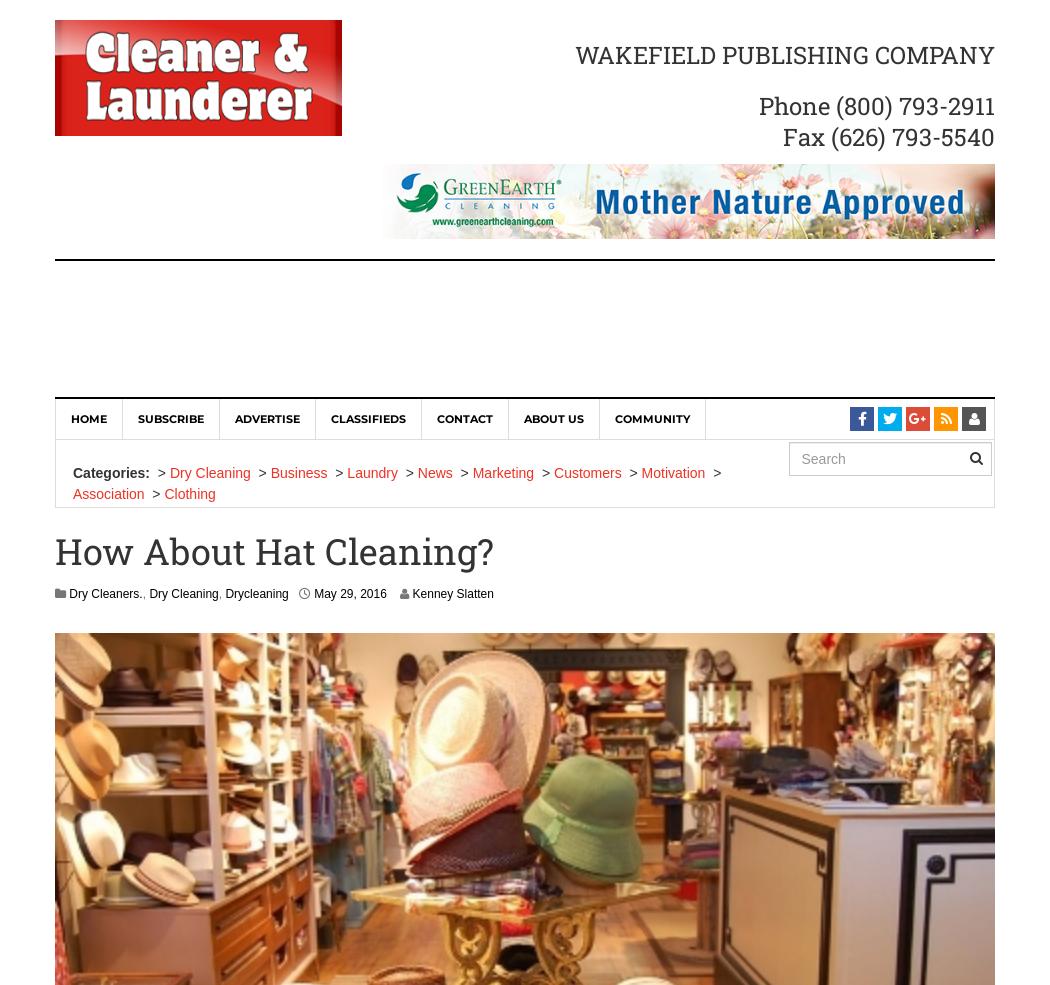 This screenshot has height=985, width=1050. What do you see at coordinates (164, 492) in the screenshot?
I see `'Clothing'` at bounding box center [164, 492].